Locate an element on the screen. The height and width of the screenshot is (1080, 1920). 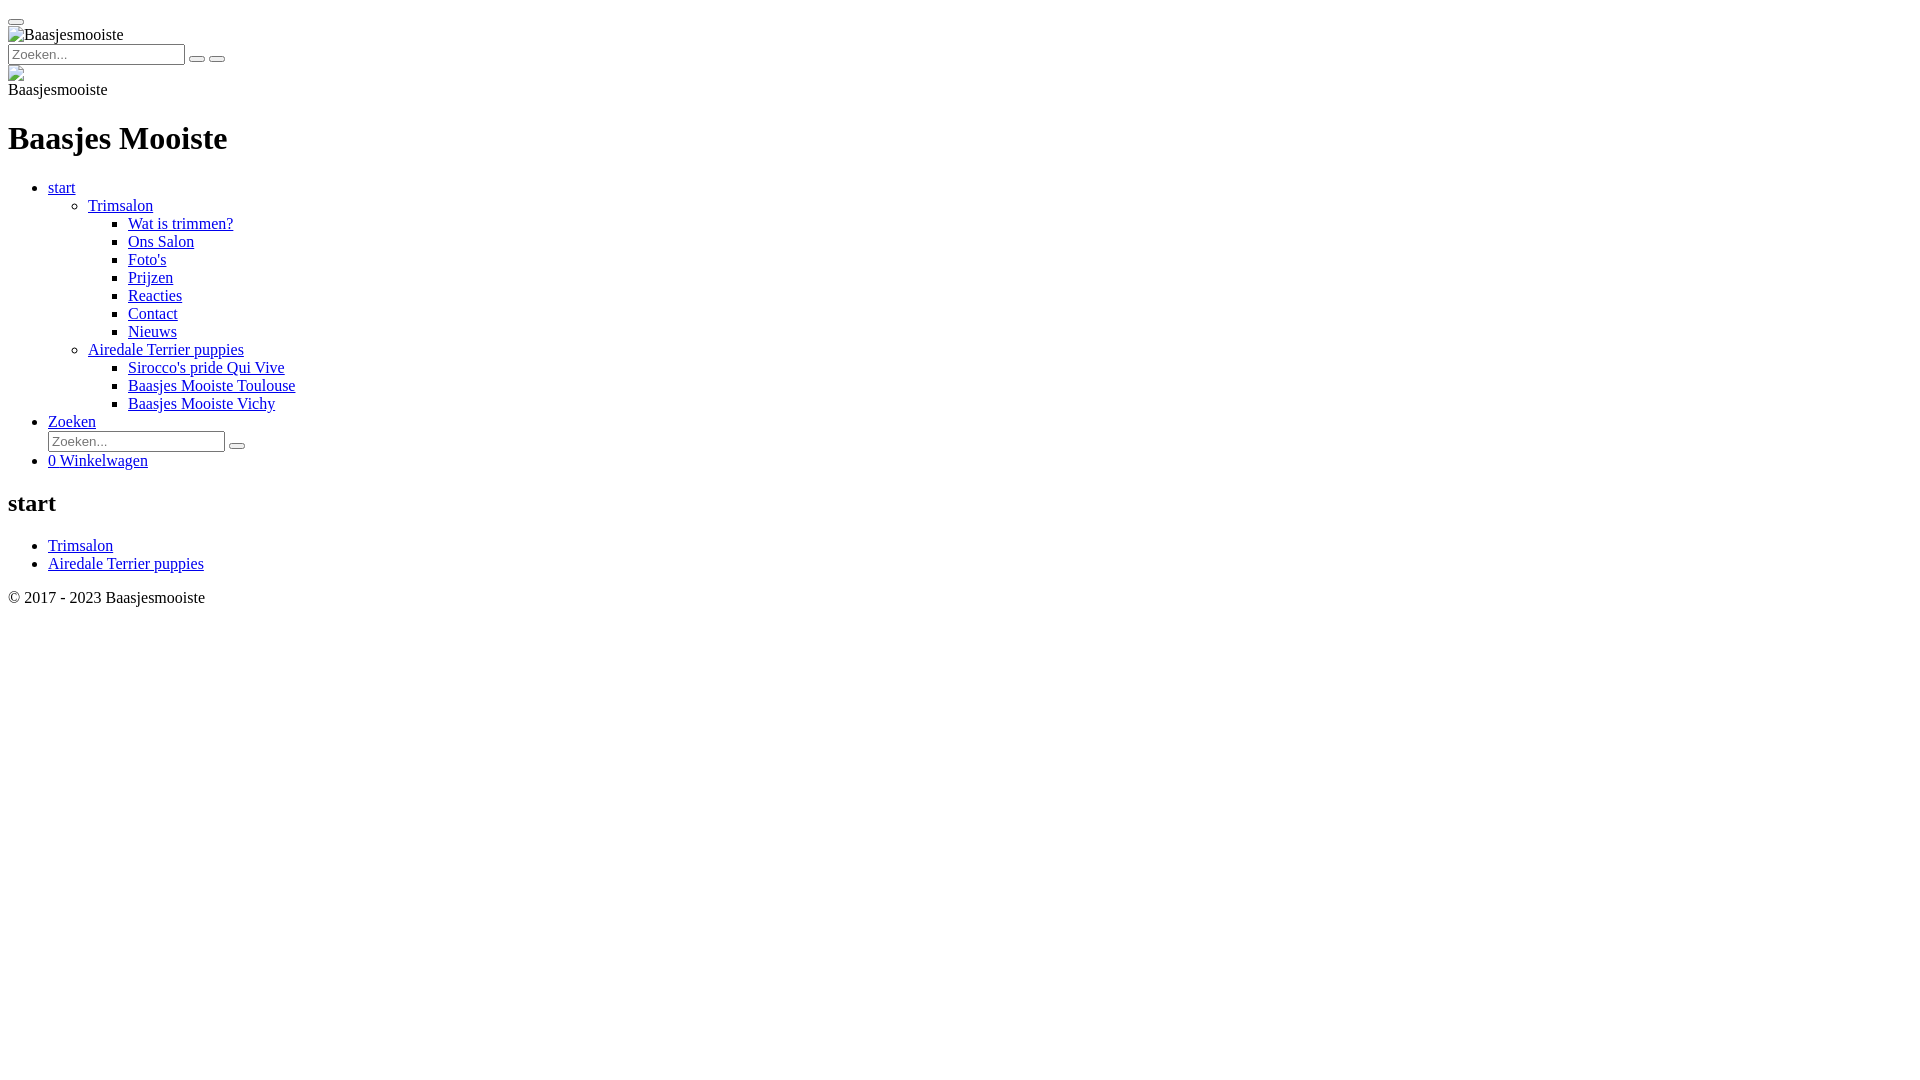
'Airedale Terrier puppies' is located at coordinates (124, 563).